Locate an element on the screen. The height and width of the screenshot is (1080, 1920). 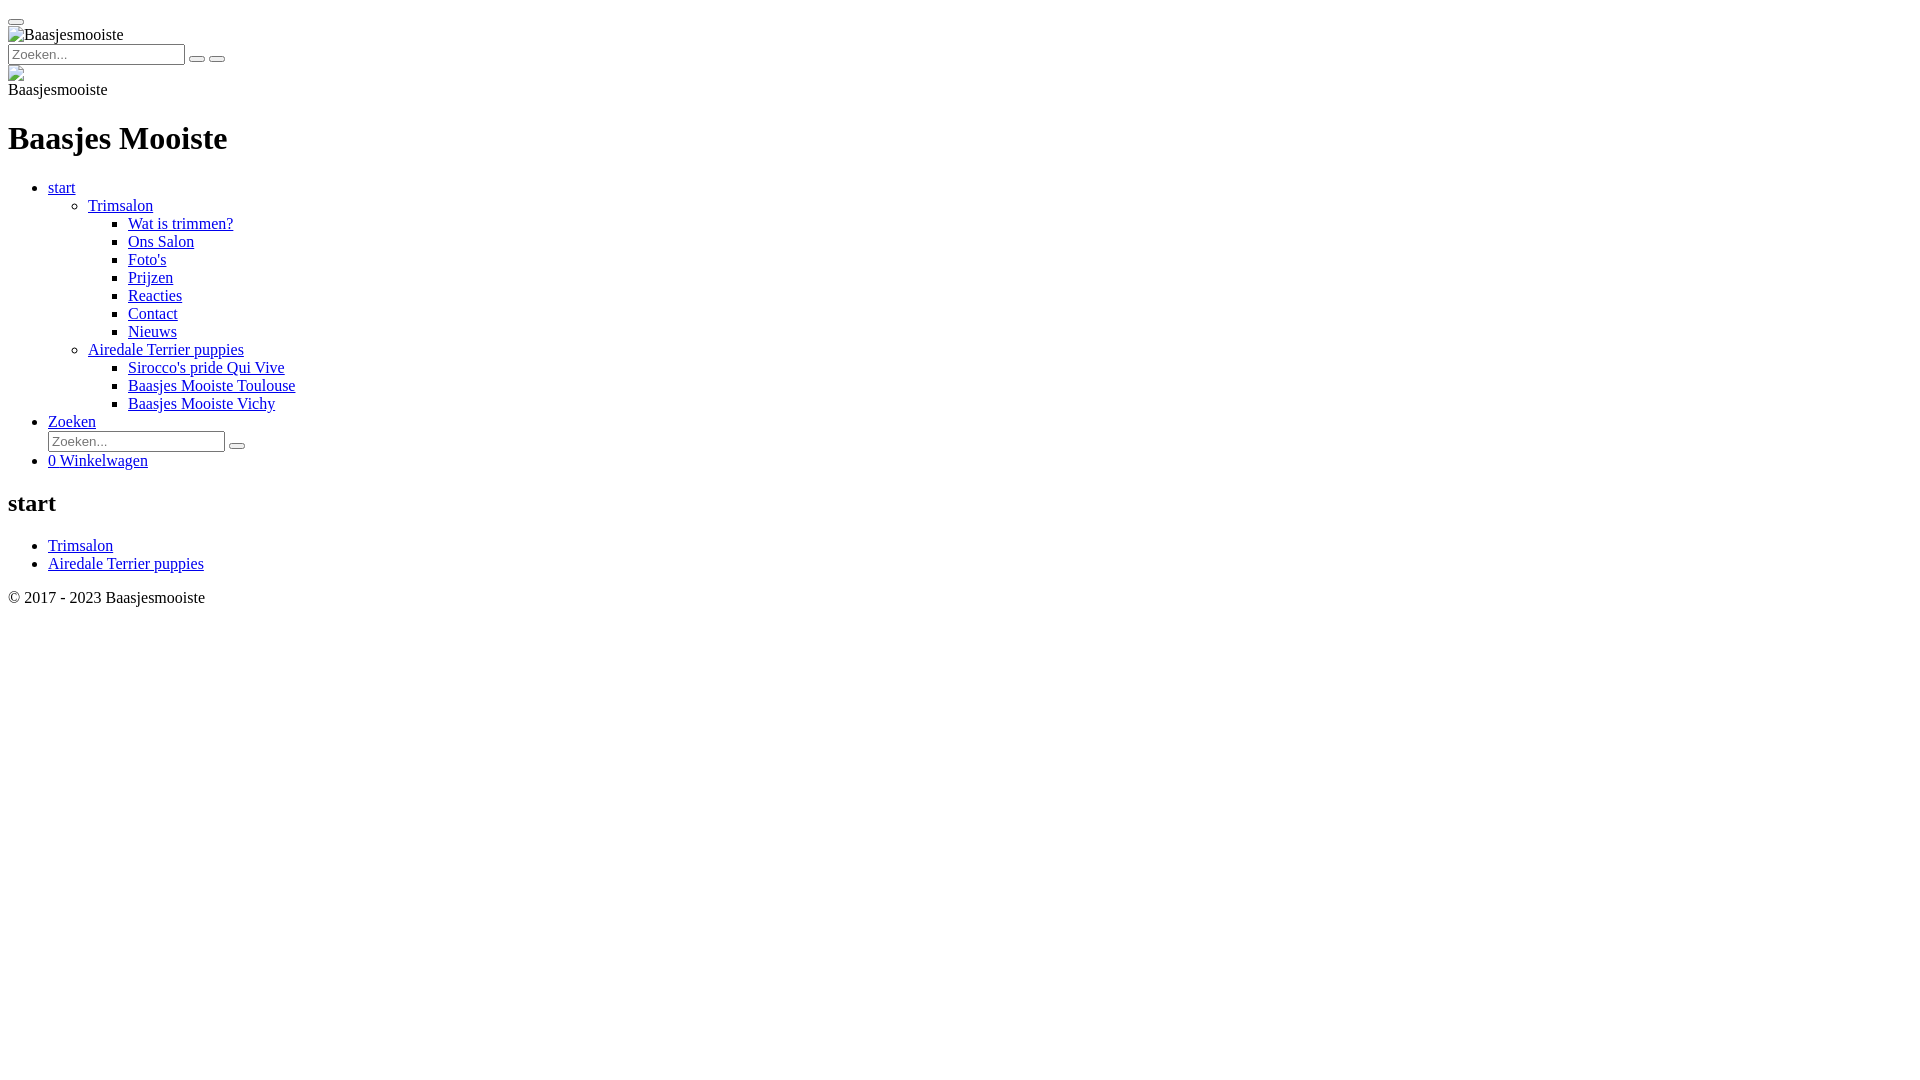
'Airedale Terrier puppies' is located at coordinates (124, 563).